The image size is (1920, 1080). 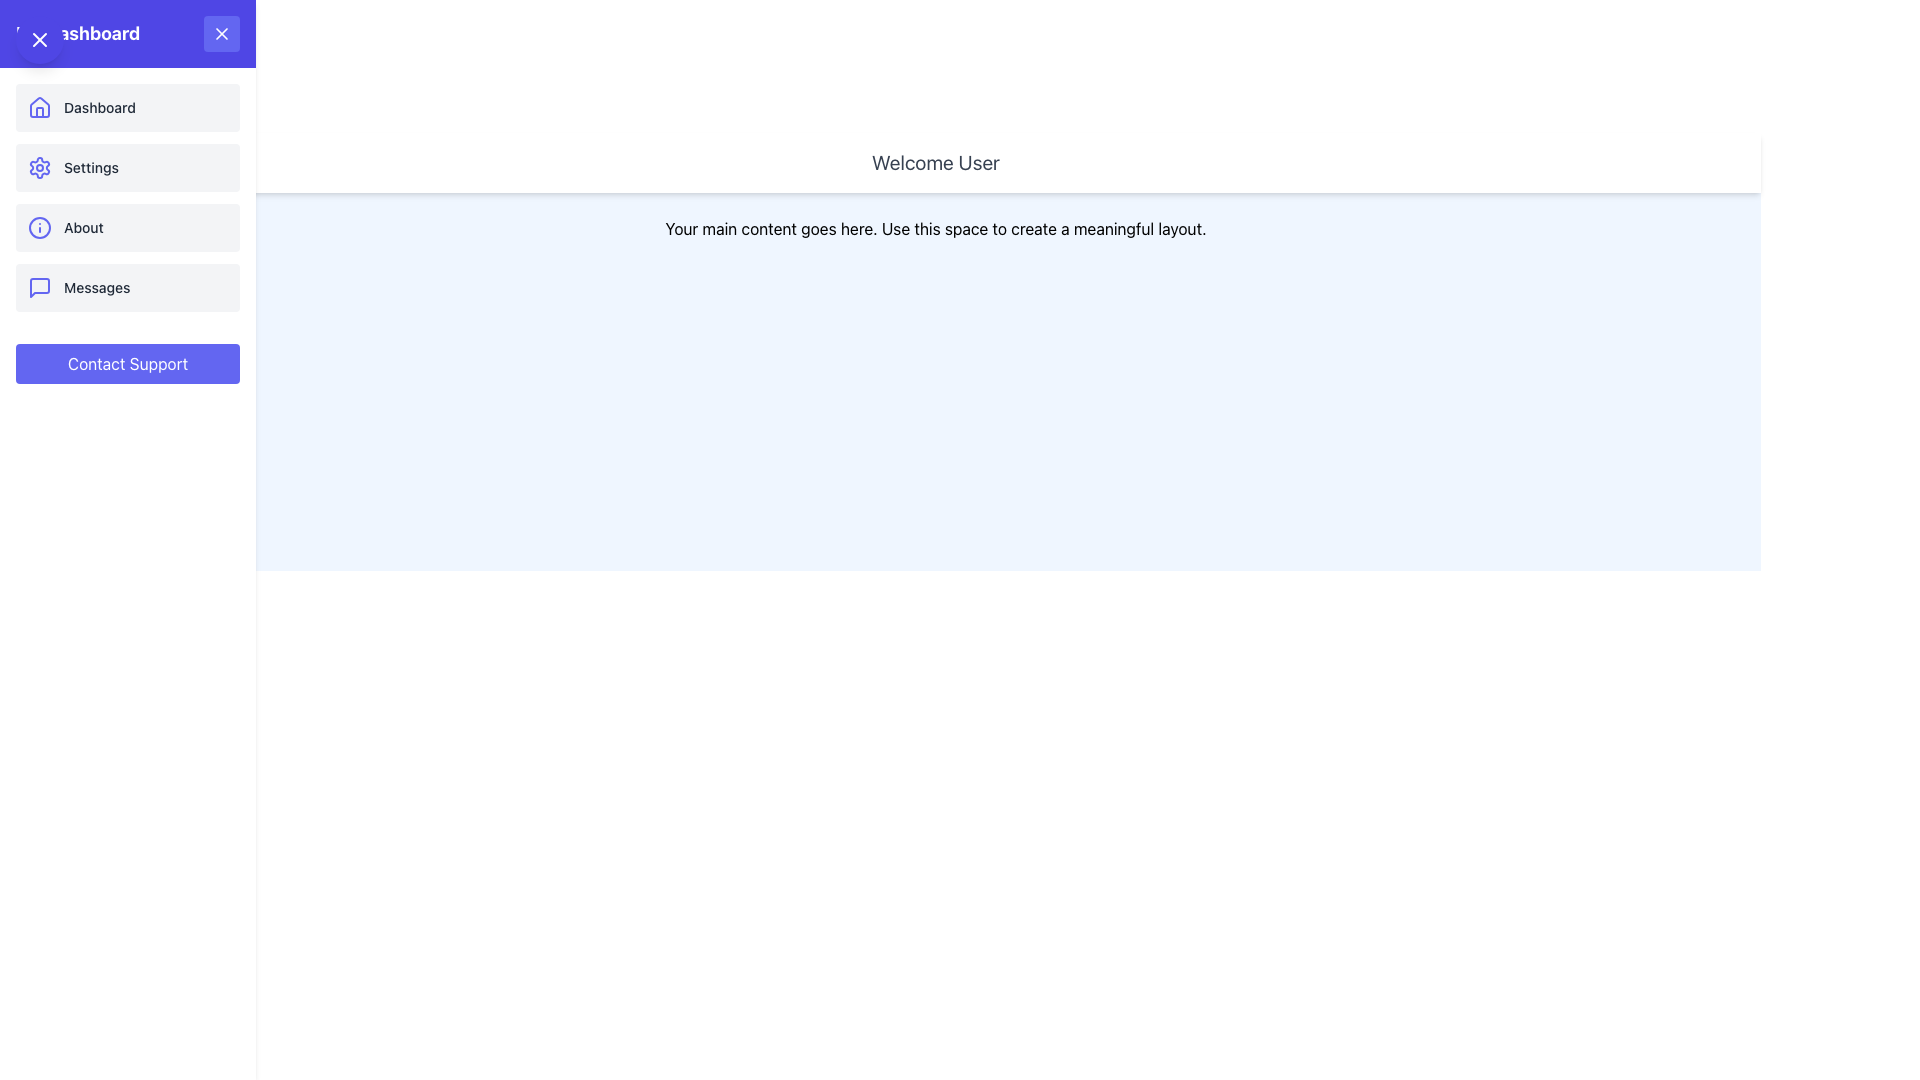 What do you see at coordinates (39, 39) in the screenshot?
I see `the SVG icon that is part of the close button located in the top-left header bar` at bounding box center [39, 39].